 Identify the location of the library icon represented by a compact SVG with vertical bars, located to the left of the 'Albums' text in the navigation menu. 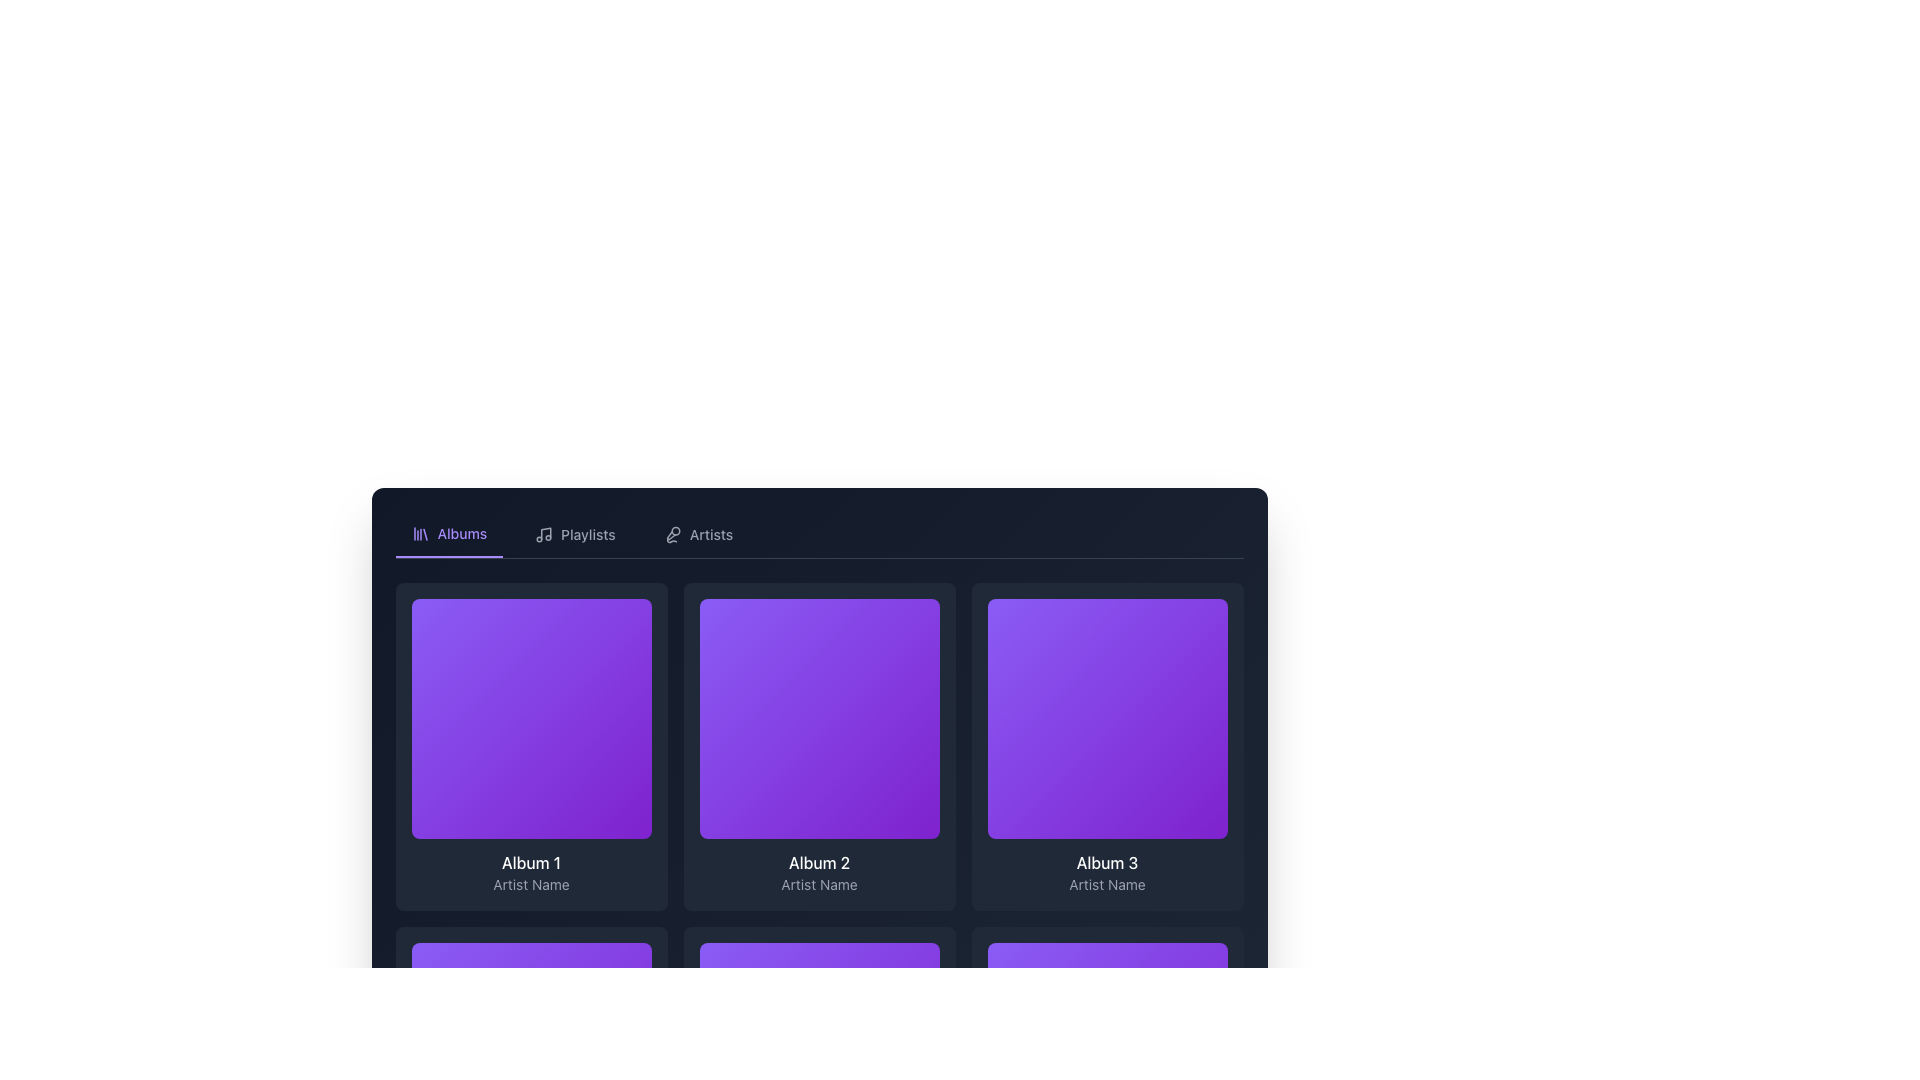
(419, 532).